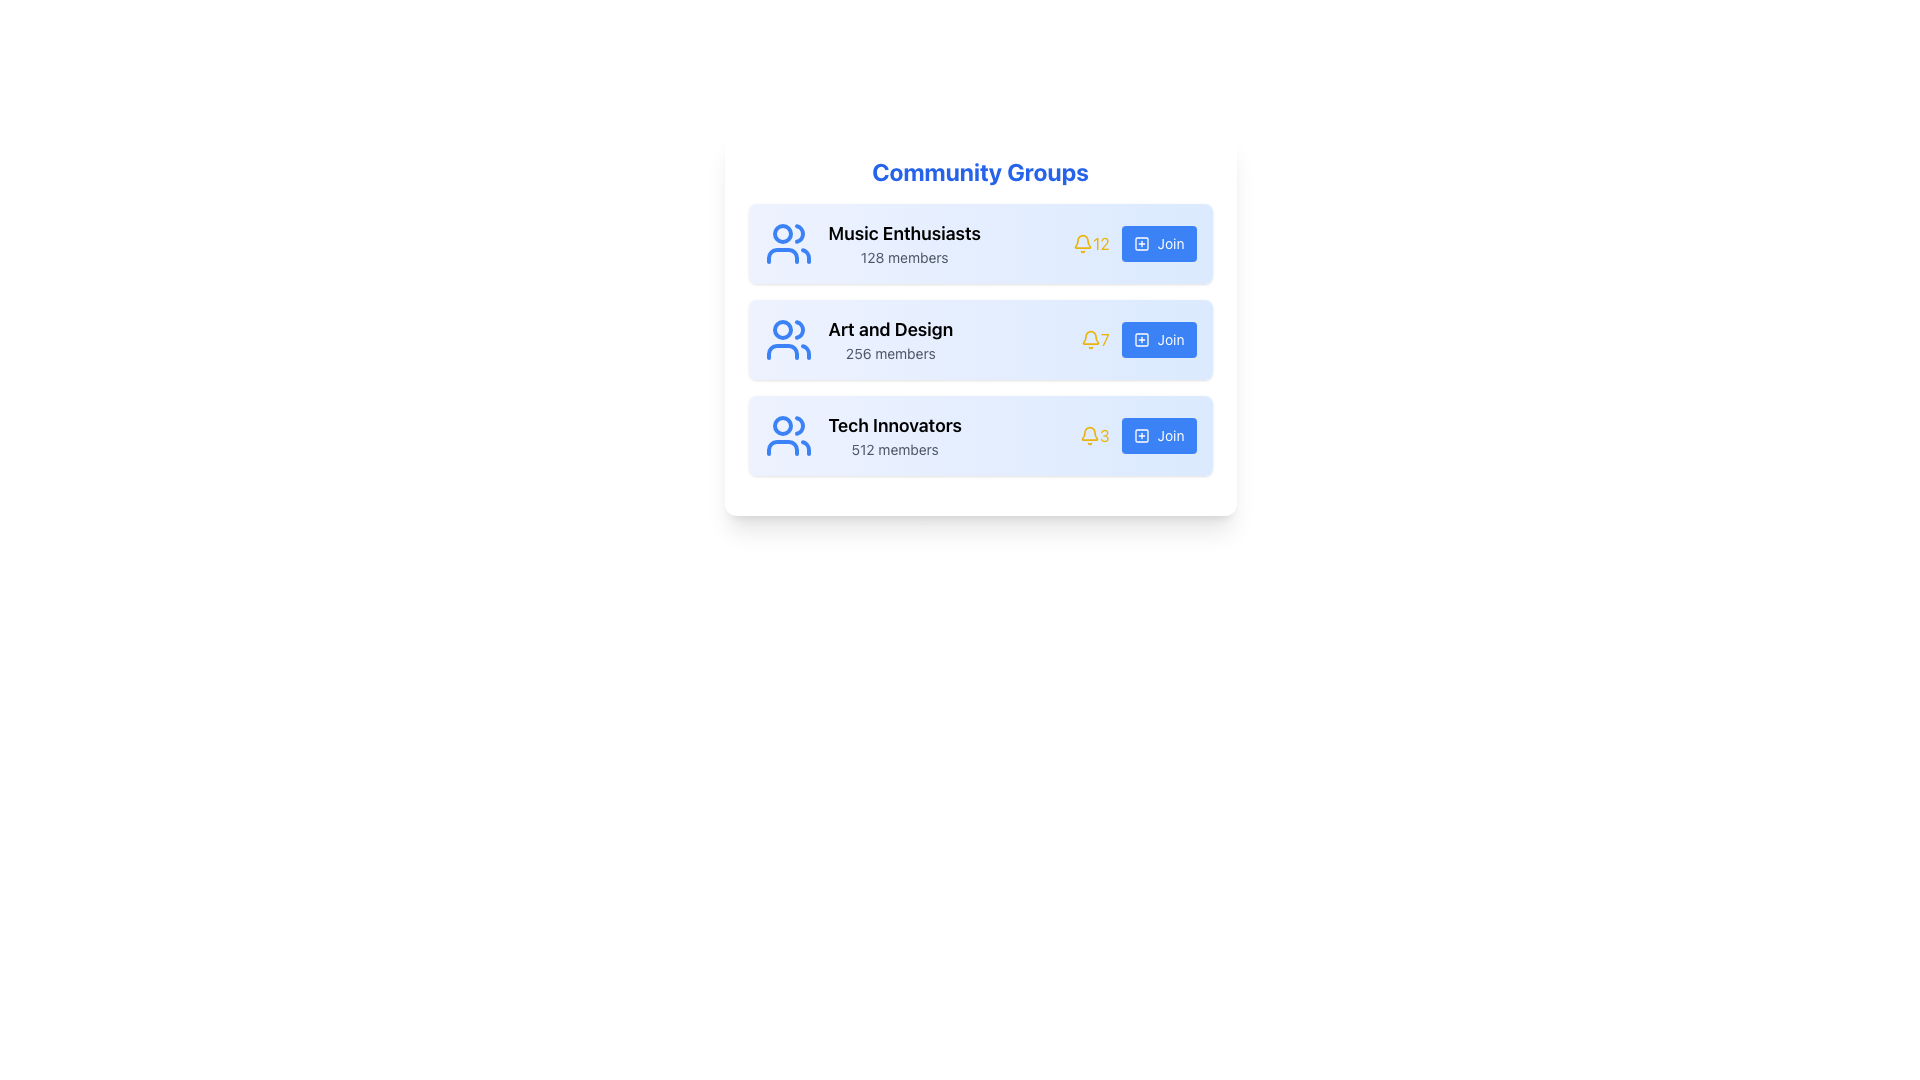 This screenshot has height=1080, width=1920. What do you see at coordinates (894, 434) in the screenshot?
I see `text displayed in the community group section for 'Tech Innovators', located at the bottom row beneath 'Art and Design'` at bounding box center [894, 434].